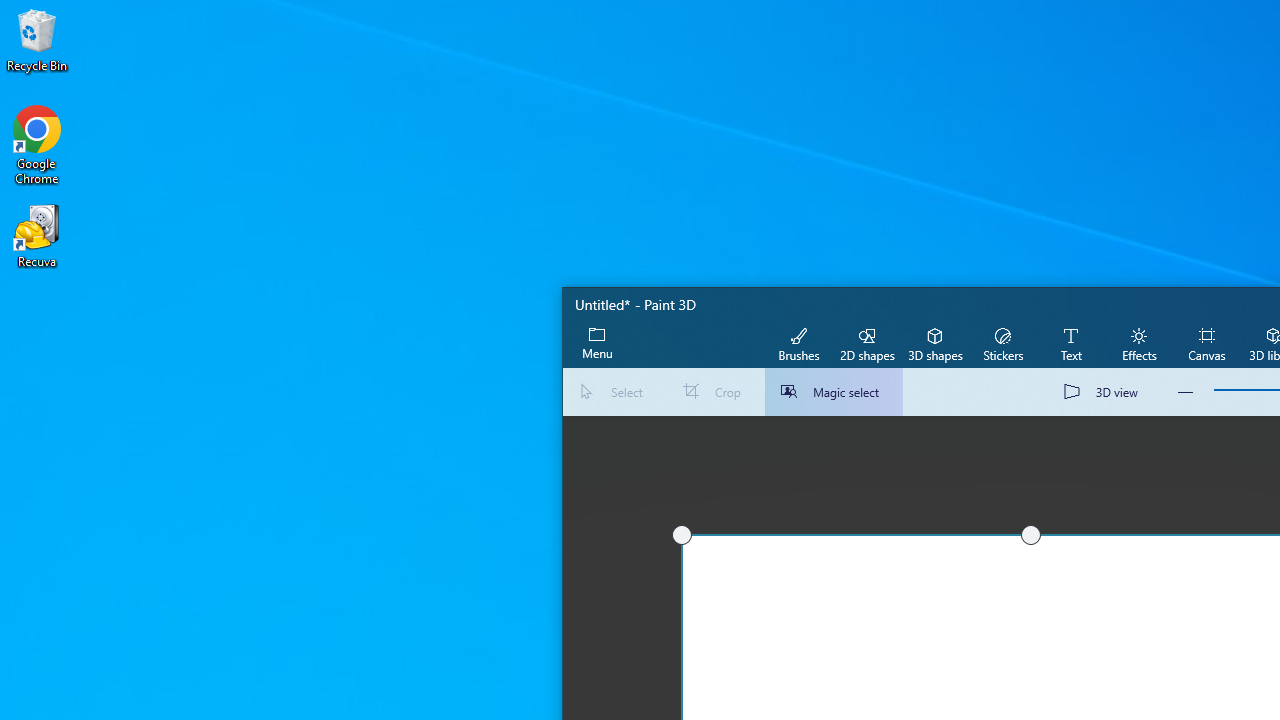 This screenshot has height=720, width=1280. What do you see at coordinates (614, 392) in the screenshot?
I see `'Select'` at bounding box center [614, 392].